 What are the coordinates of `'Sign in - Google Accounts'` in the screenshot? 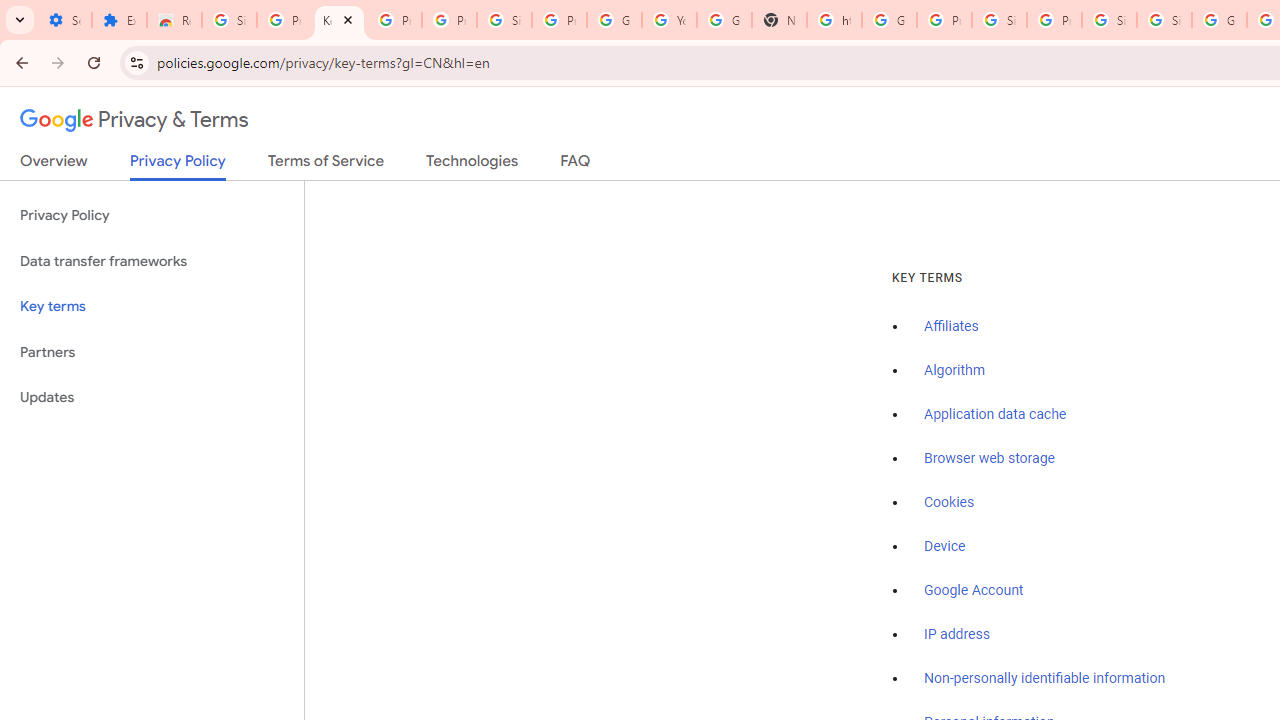 It's located at (1164, 20).